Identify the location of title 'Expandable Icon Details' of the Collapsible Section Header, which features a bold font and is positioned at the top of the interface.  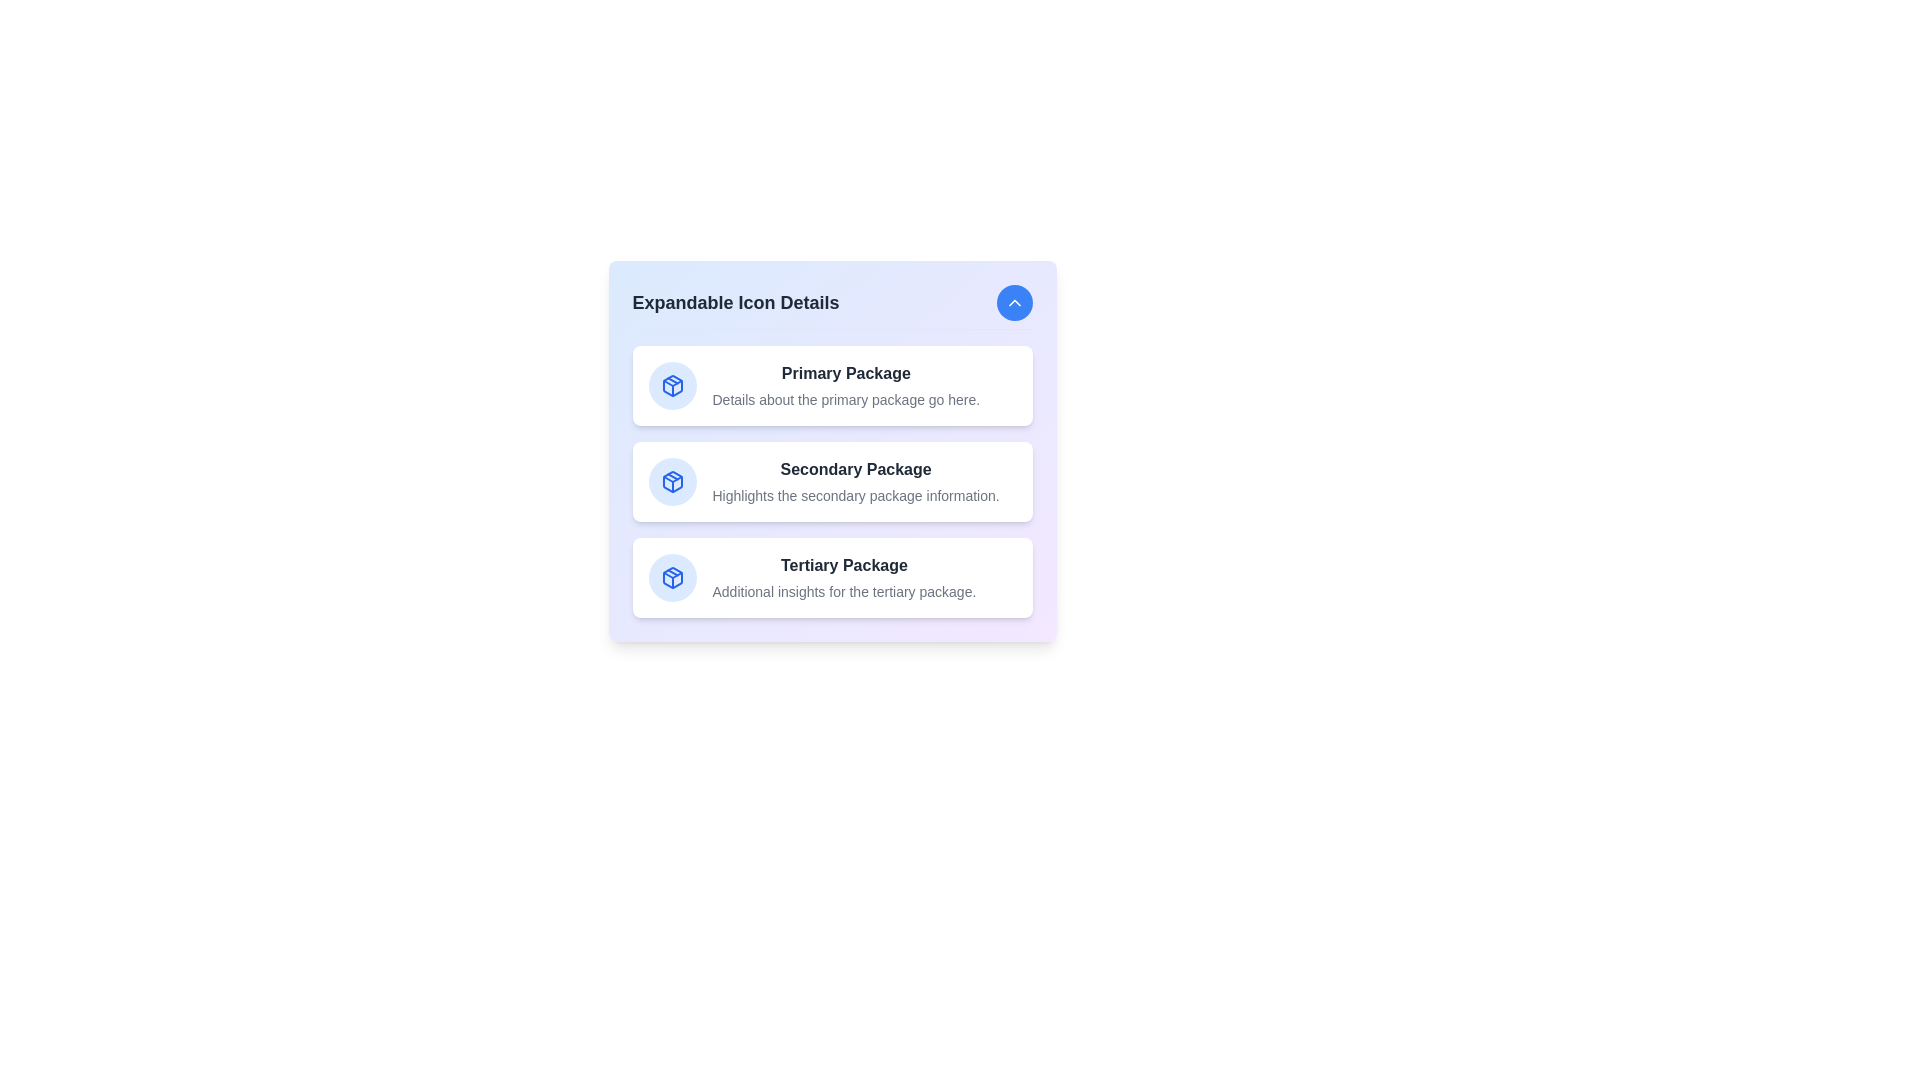
(832, 307).